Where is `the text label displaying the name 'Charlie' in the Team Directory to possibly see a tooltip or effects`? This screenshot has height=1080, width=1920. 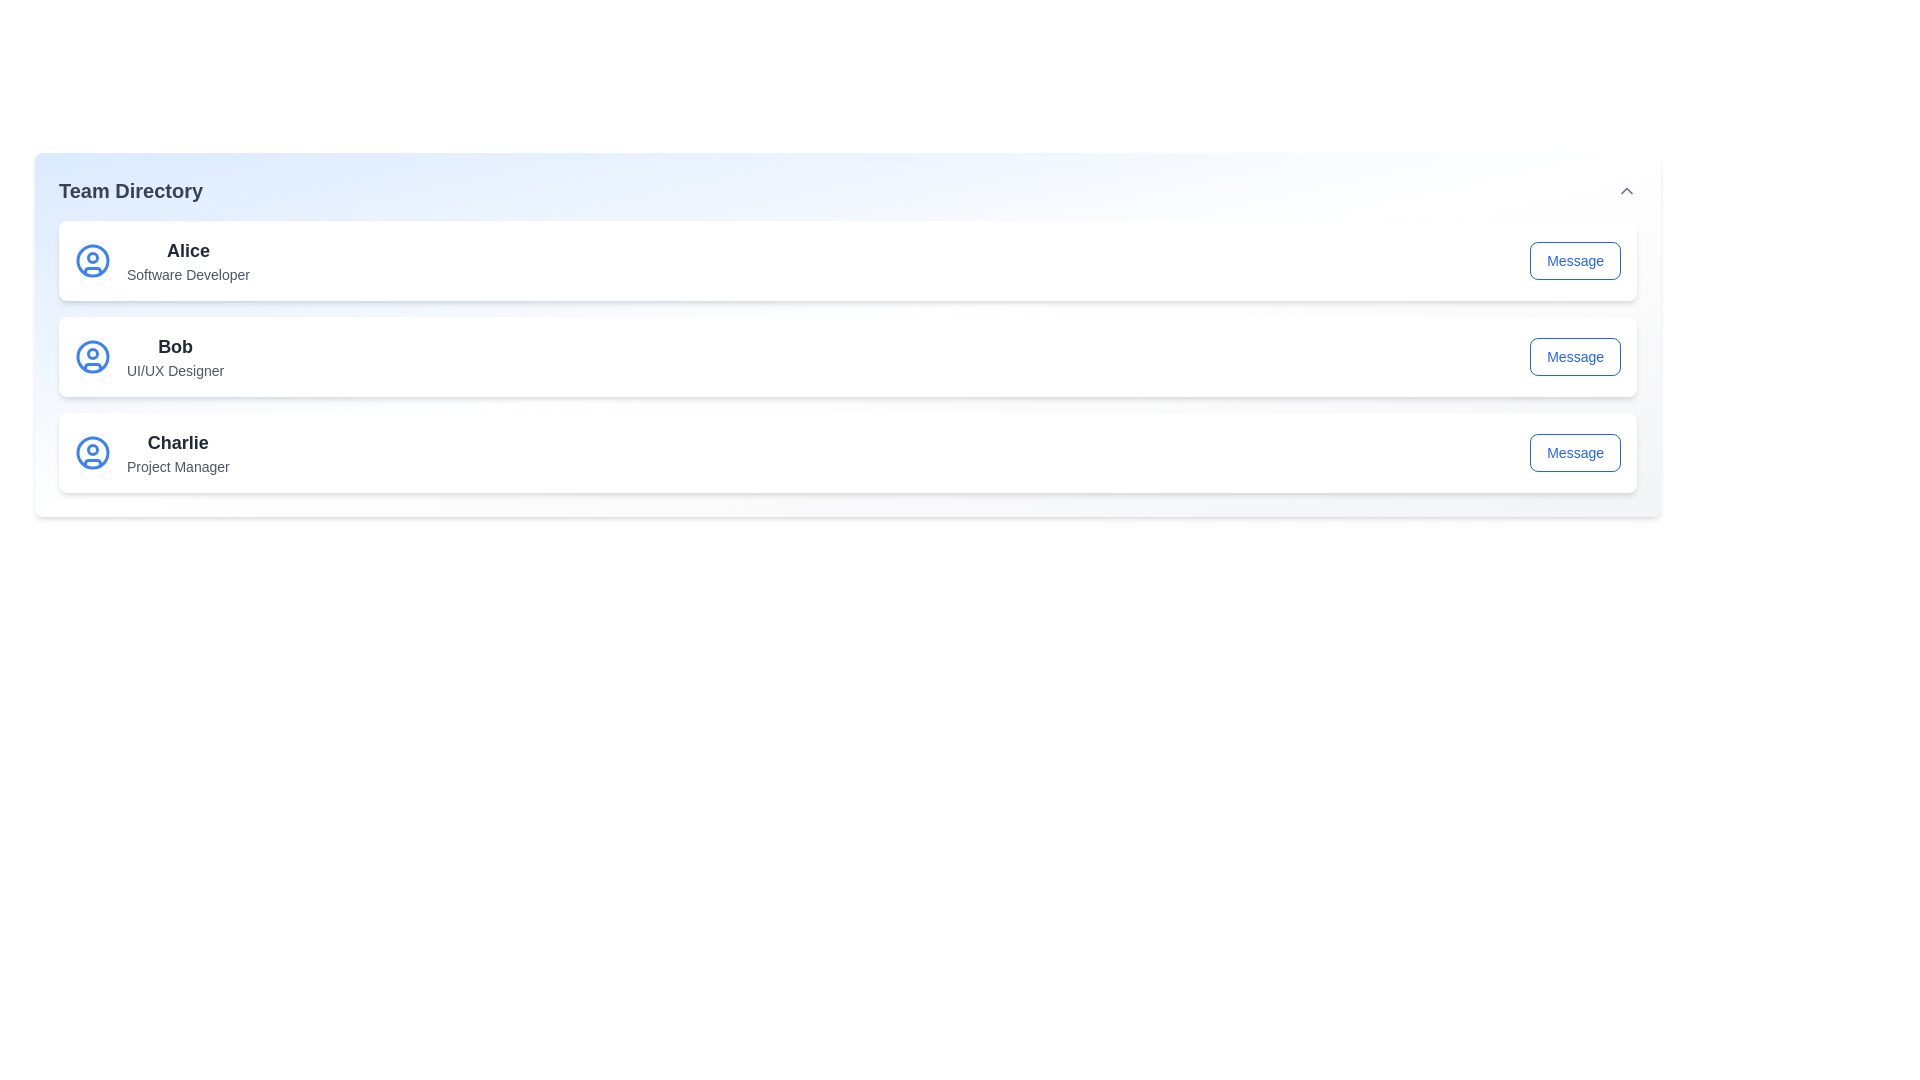
the text label displaying the name 'Charlie' in the Team Directory to possibly see a tooltip or effects is located at coordinates (178, 442).